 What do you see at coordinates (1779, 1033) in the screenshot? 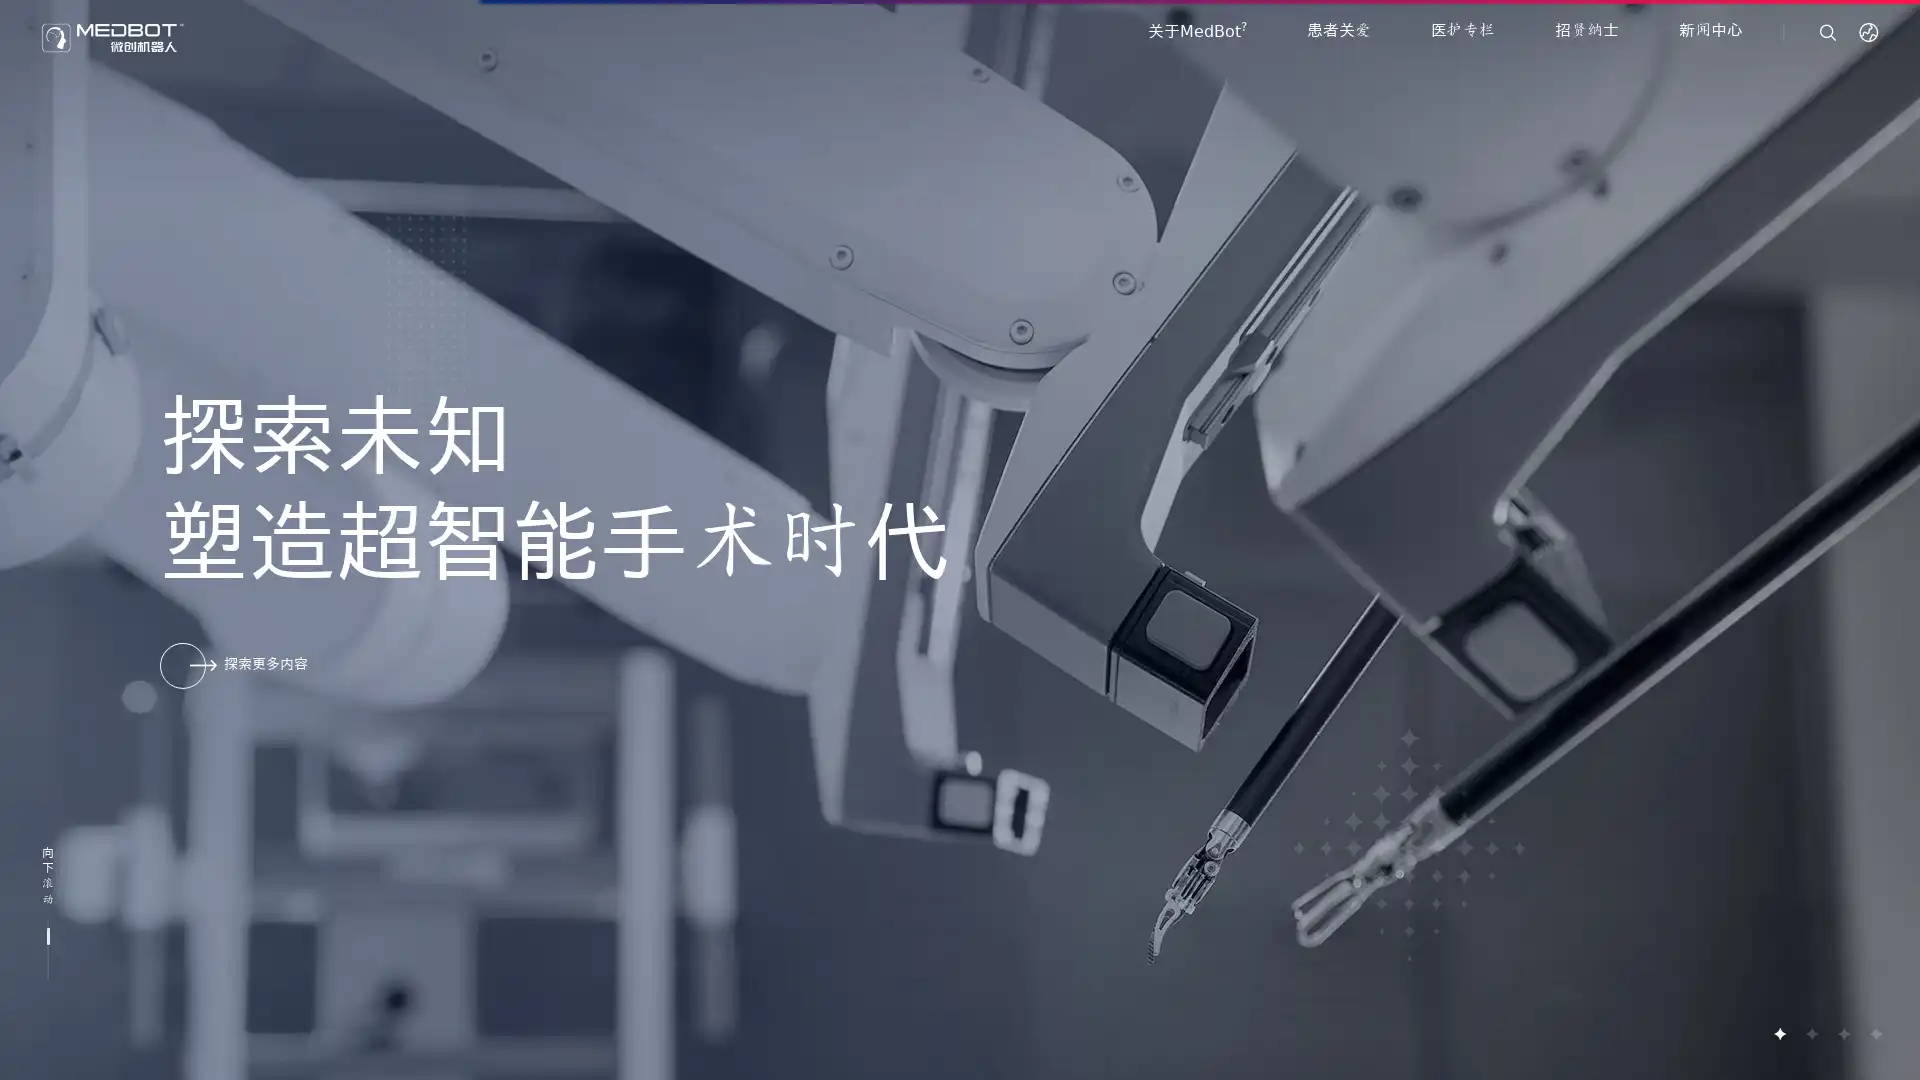
I see `Go to slide 1` at bounding box center [1779, 1033].